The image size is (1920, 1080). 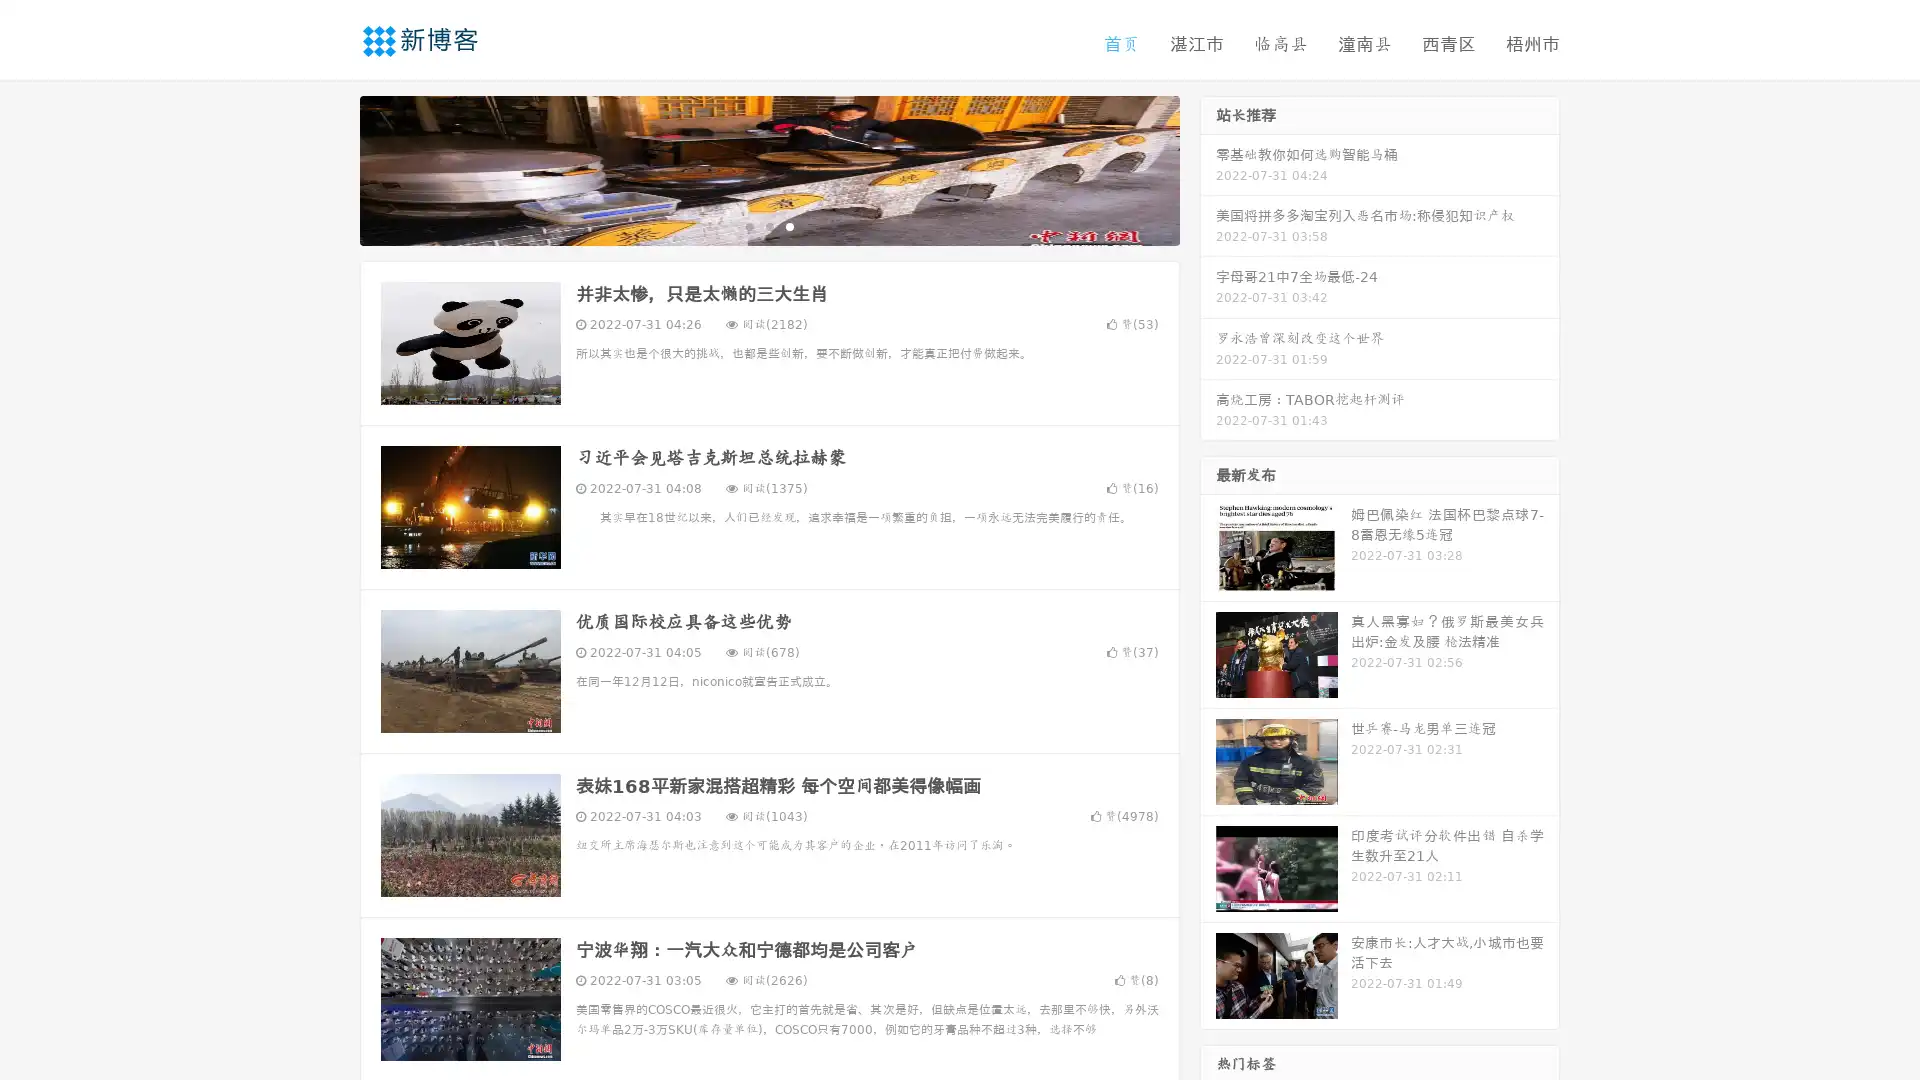 I want to click on Next slide, so click(x=1208, y=168).